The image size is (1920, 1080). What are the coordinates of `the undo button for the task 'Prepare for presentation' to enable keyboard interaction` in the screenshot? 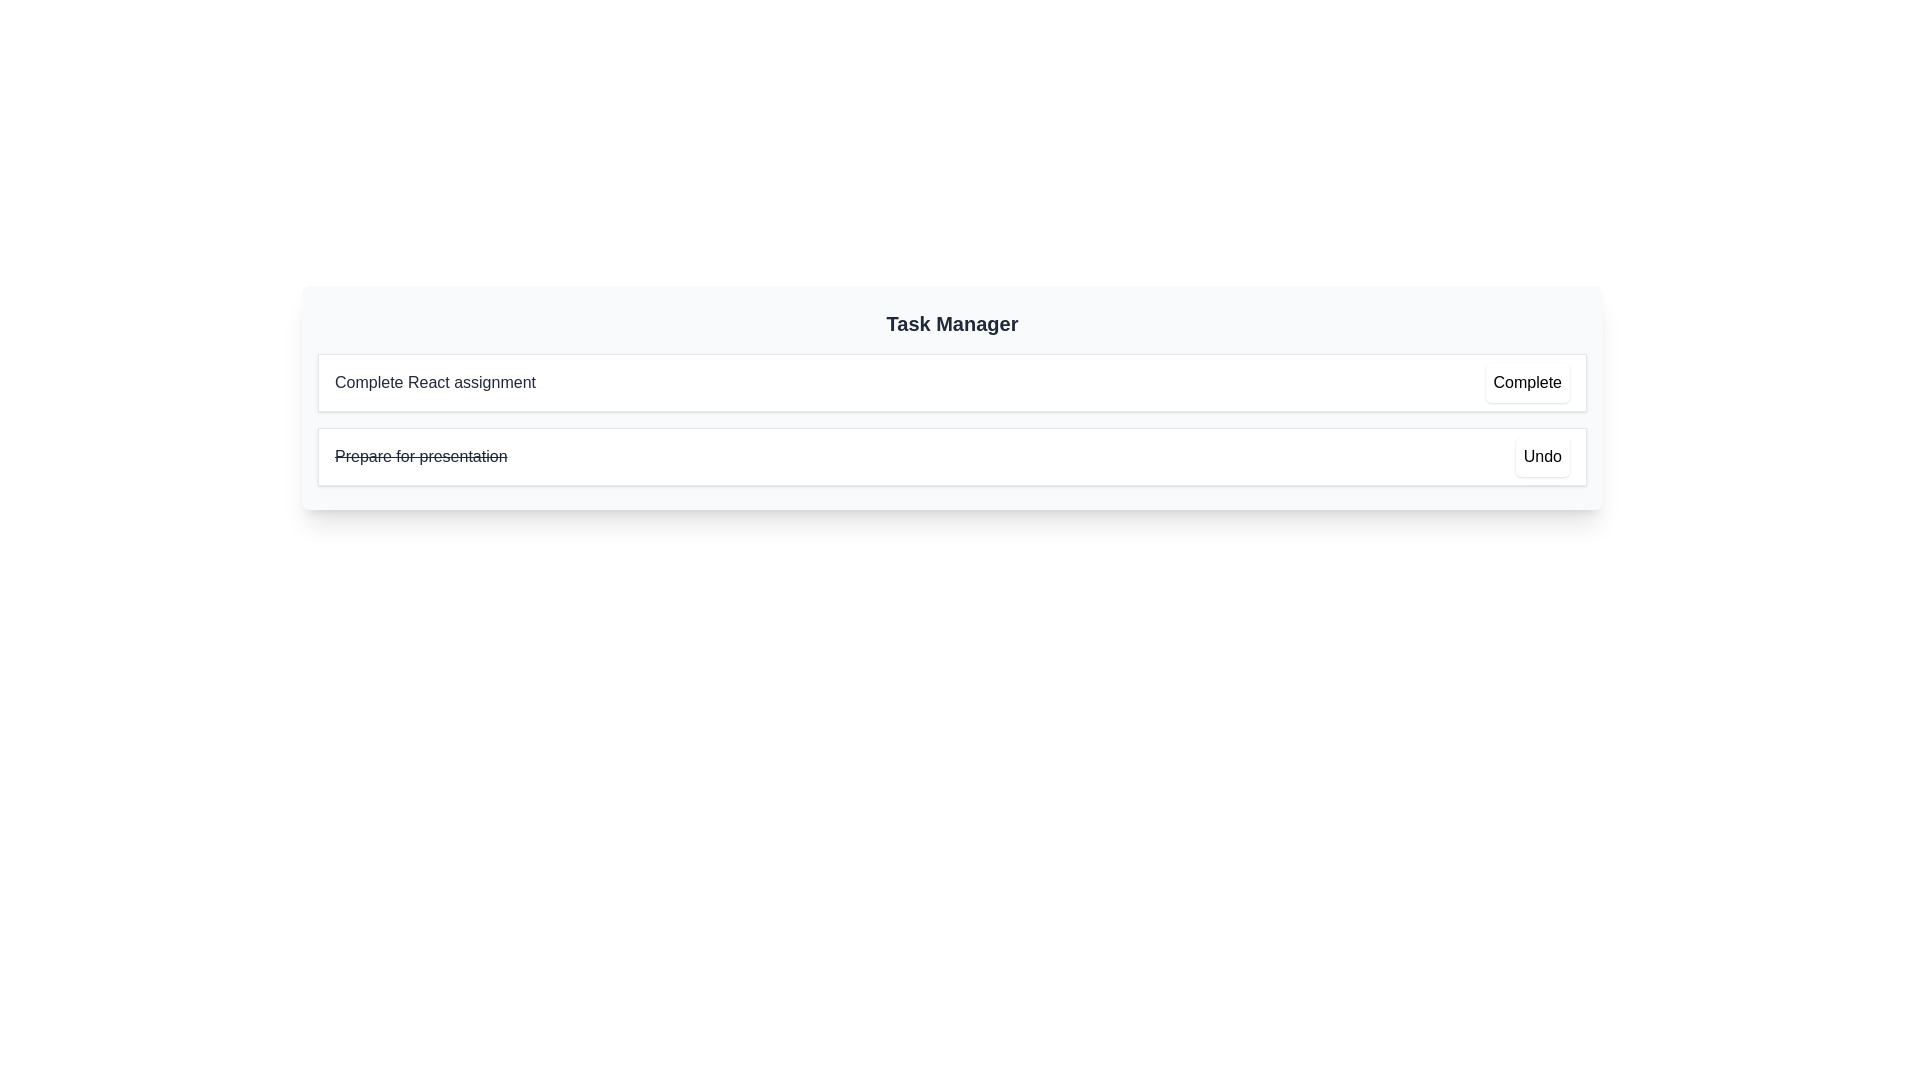 It's located at (1541, 456).